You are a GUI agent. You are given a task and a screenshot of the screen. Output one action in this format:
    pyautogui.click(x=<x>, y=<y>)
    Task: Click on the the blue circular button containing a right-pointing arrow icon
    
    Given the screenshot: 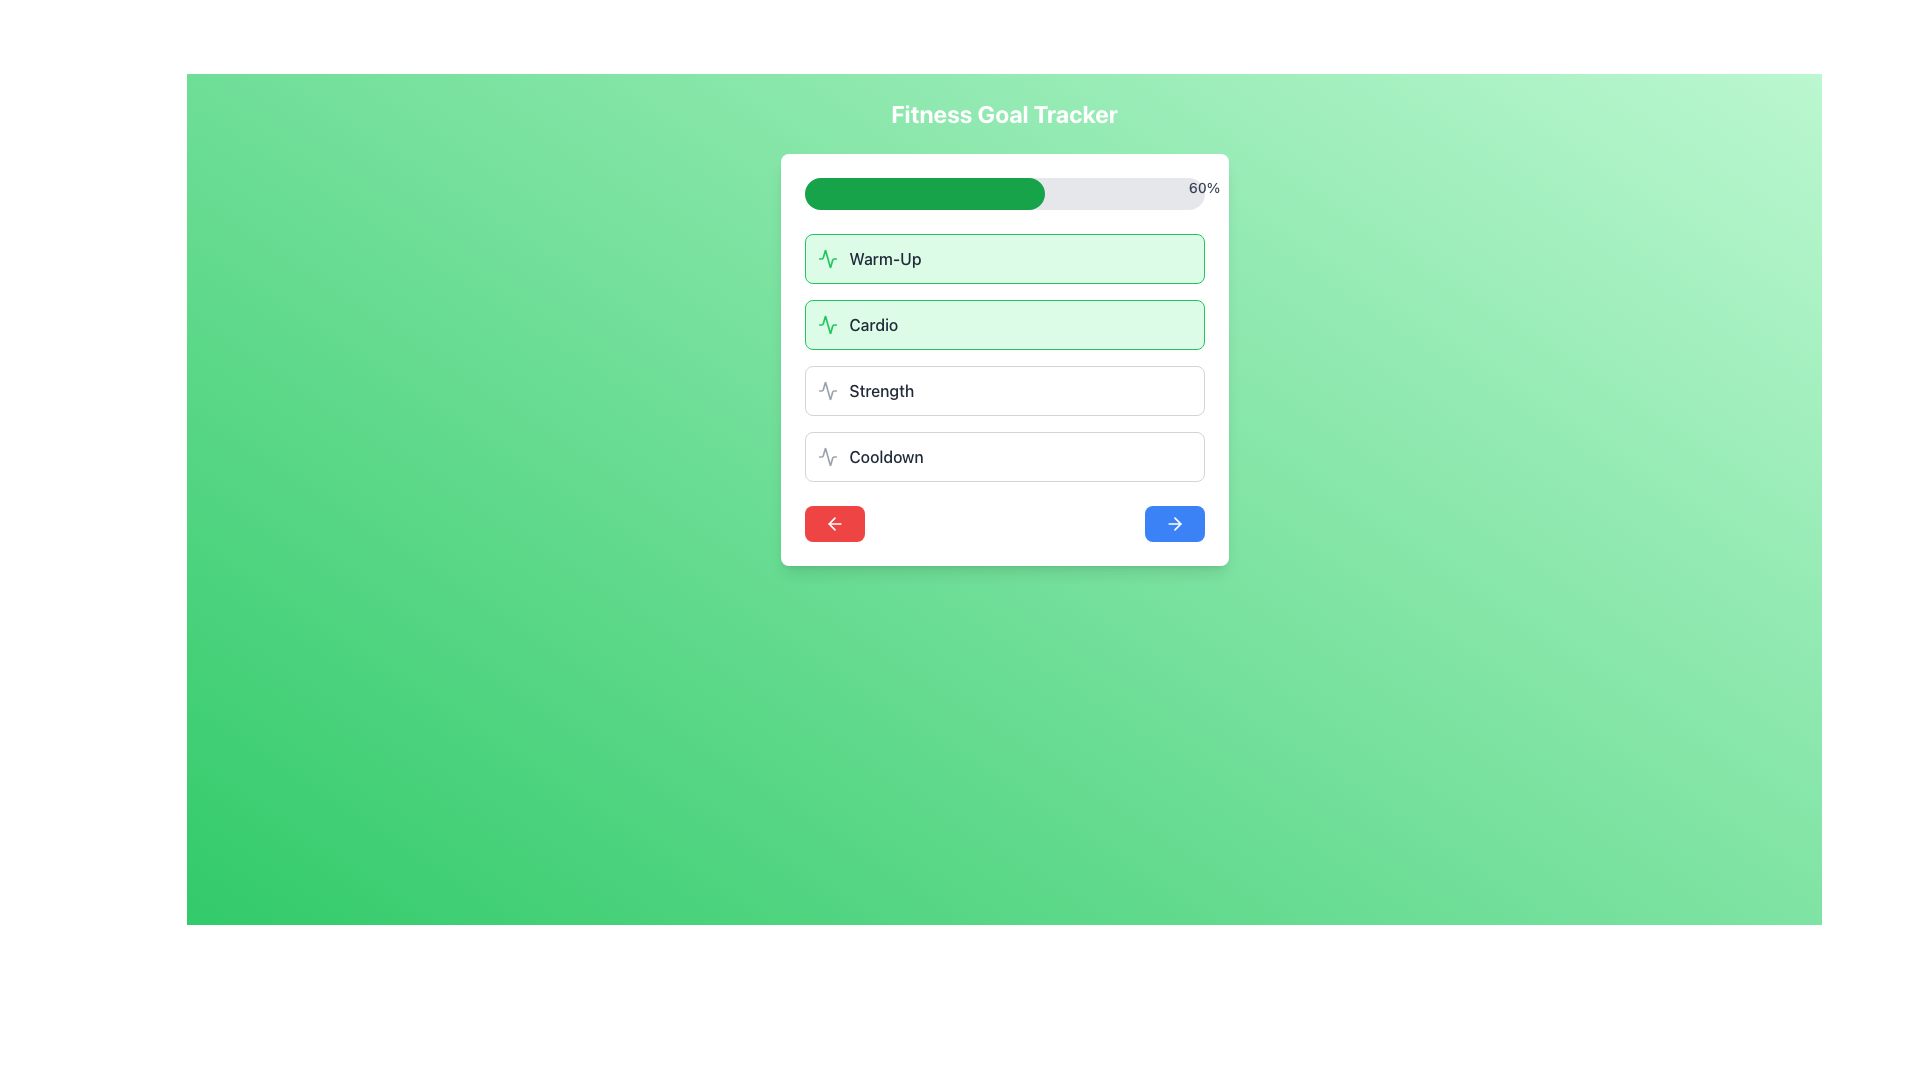 What is the action you would take?
    pyautogui.click(x=1176, y=523)
    